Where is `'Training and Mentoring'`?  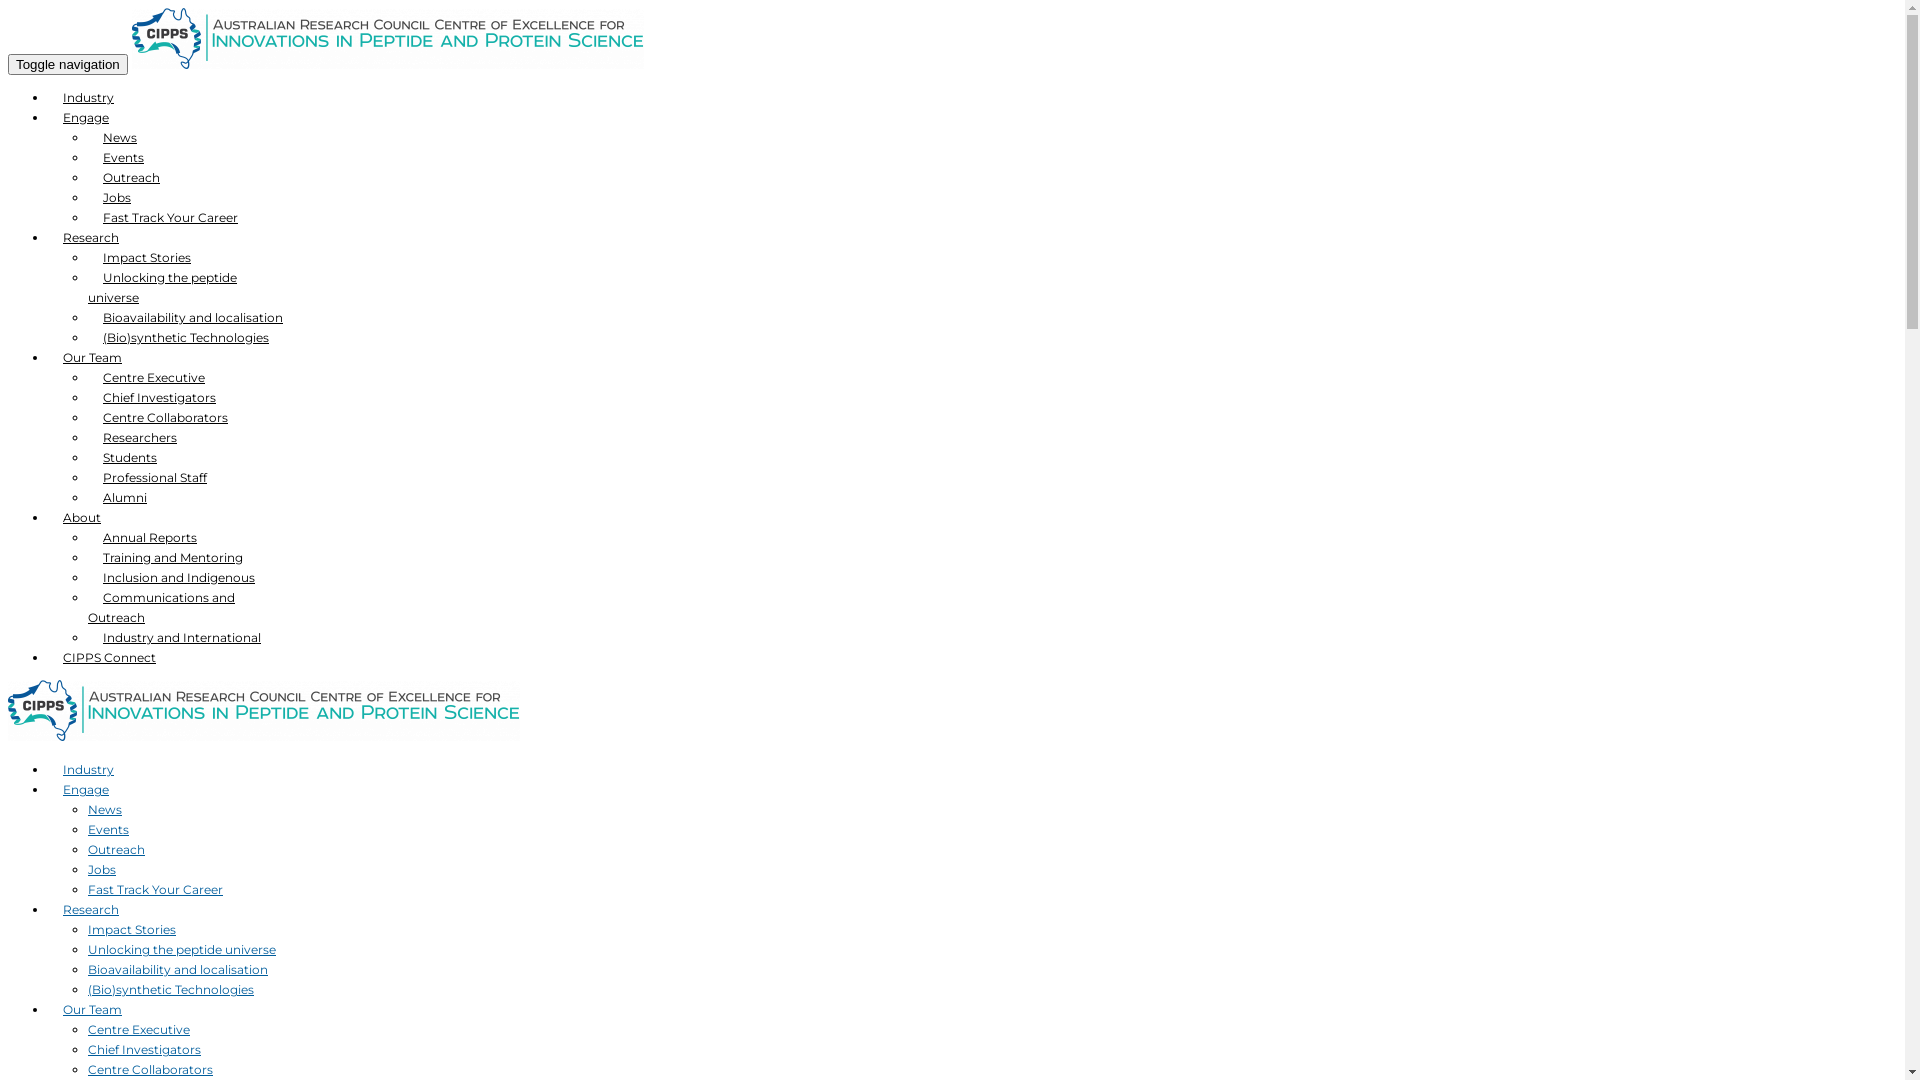 'Training and Mentoring' is located at coordinates (172, 557).